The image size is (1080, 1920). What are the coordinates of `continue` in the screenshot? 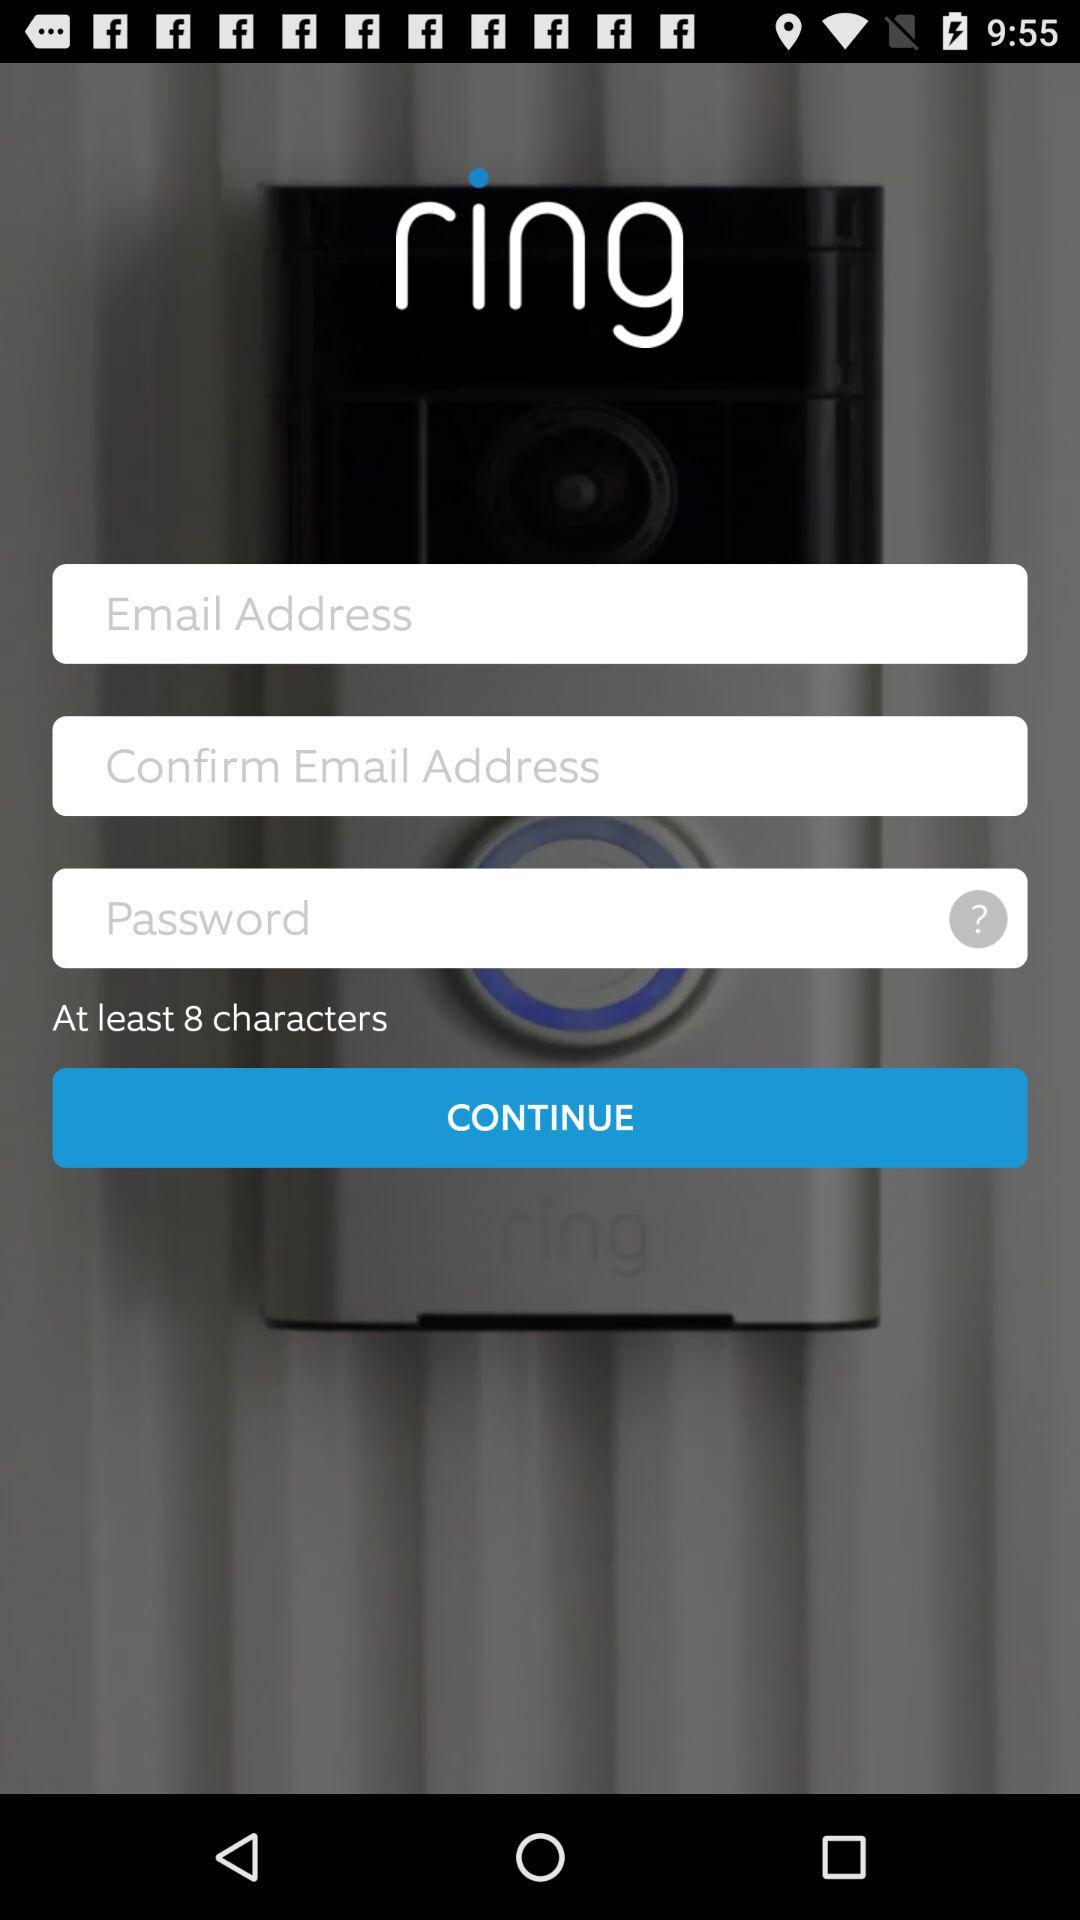 It's located at (540, 1116).